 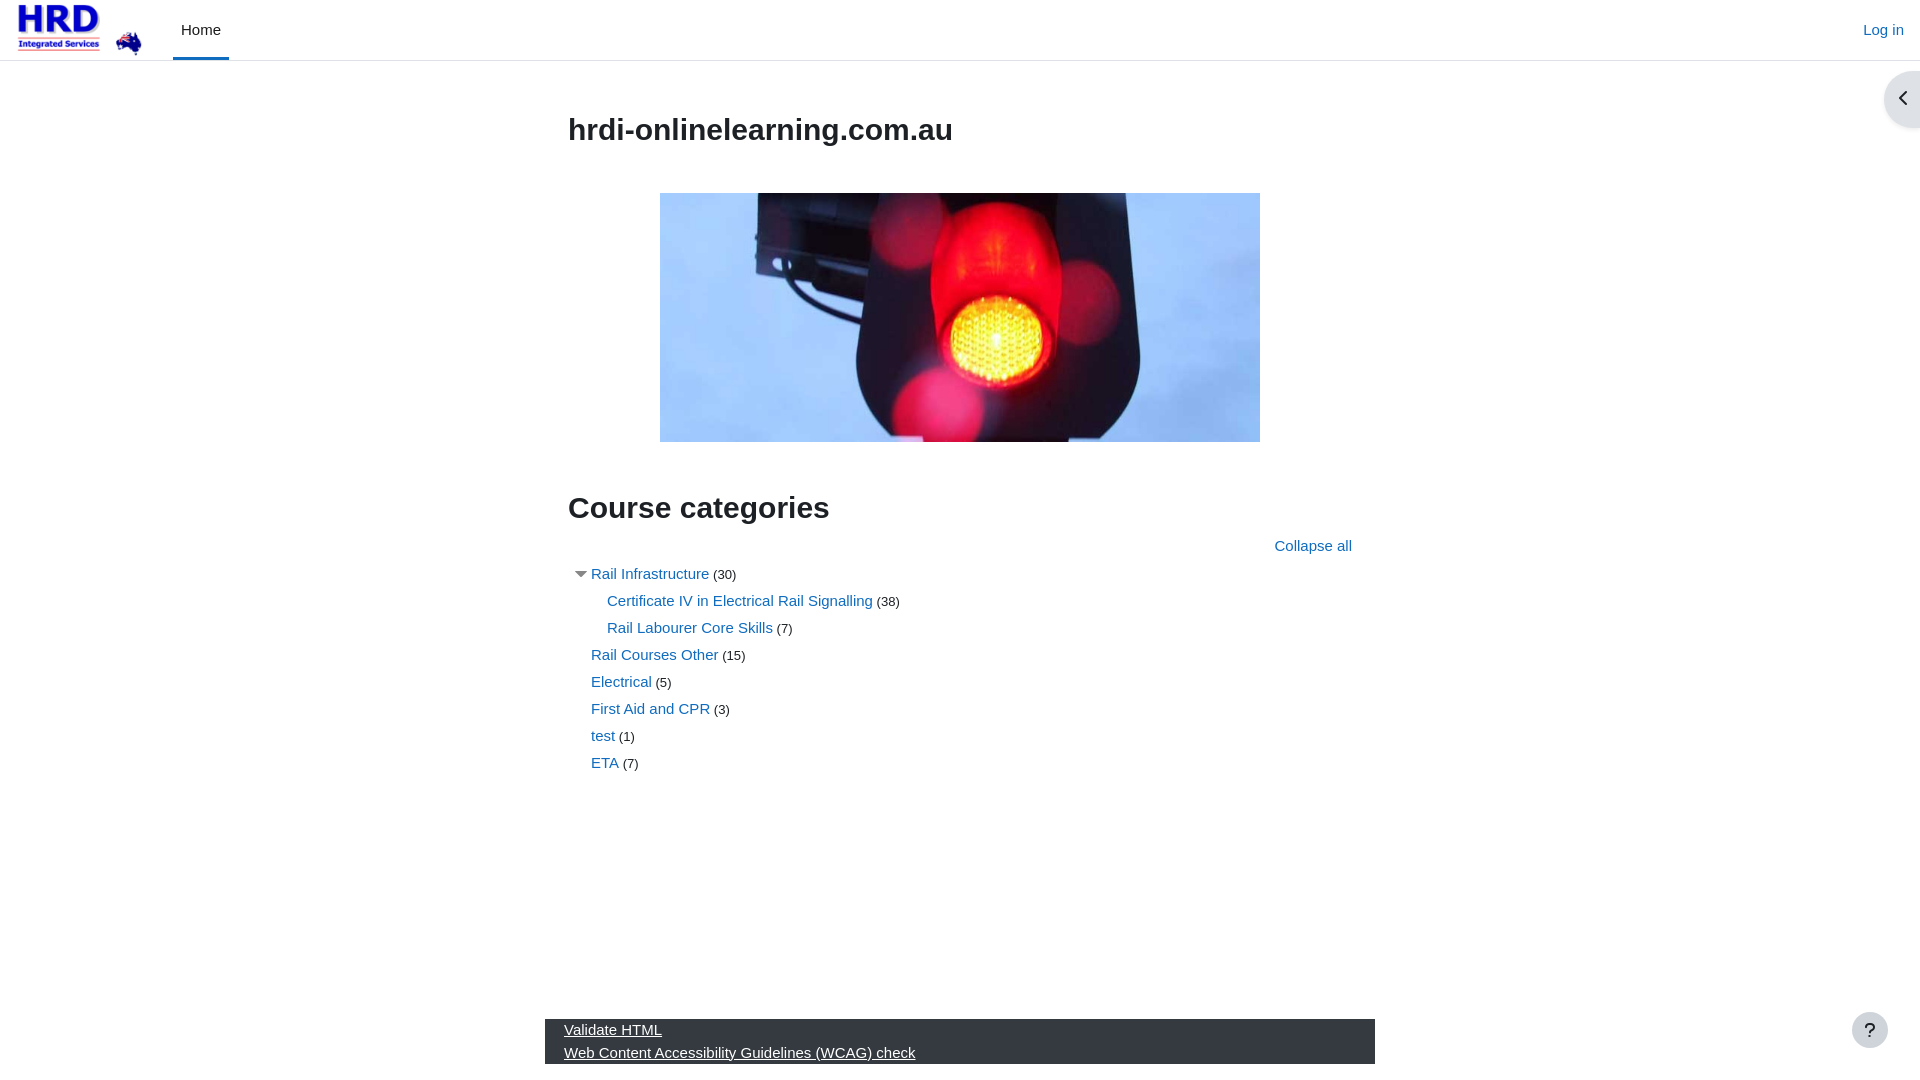 I want to click on 'Validate HTML', so click(x=563, y=1029).